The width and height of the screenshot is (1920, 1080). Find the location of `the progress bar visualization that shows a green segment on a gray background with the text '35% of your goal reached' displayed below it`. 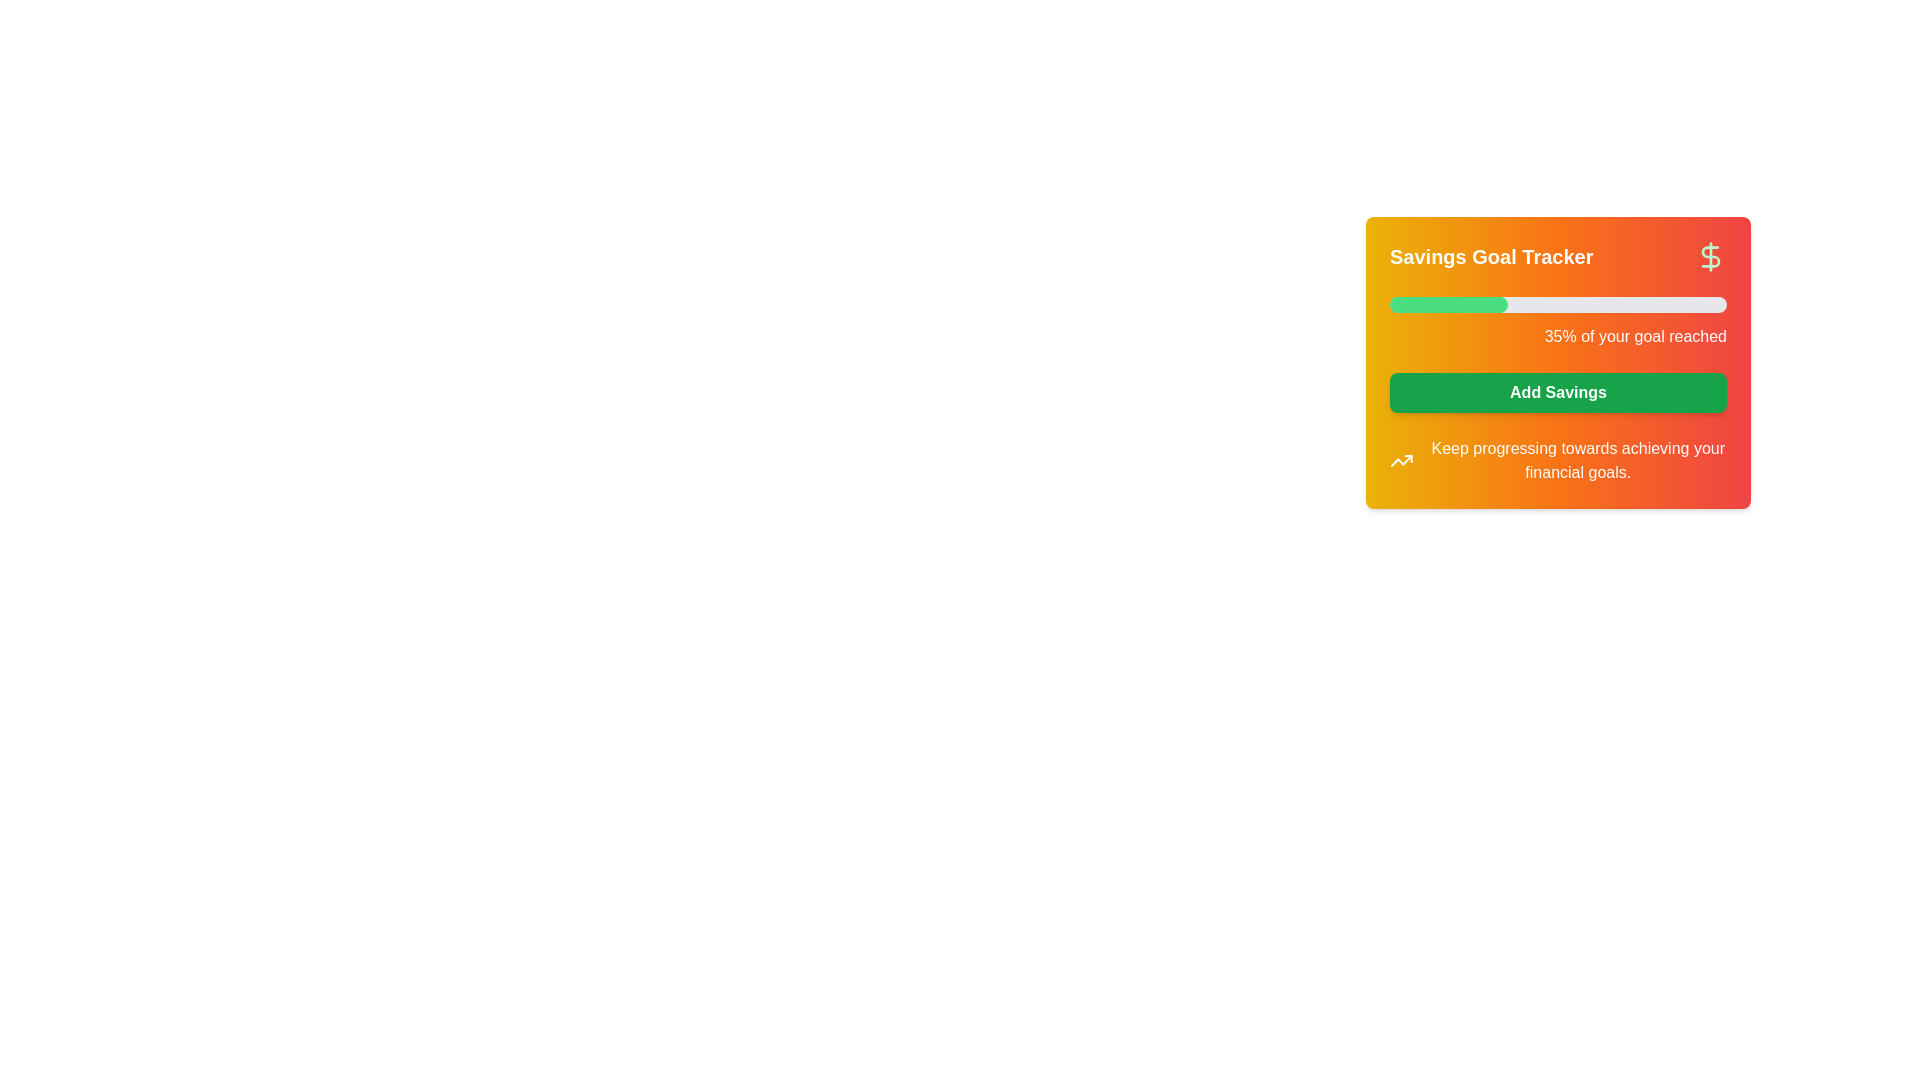

the progress bar visualization that shows a green segment on a gray background with the text '35% of your goal reached' displayed below it is located at coordinates (1557, 322).